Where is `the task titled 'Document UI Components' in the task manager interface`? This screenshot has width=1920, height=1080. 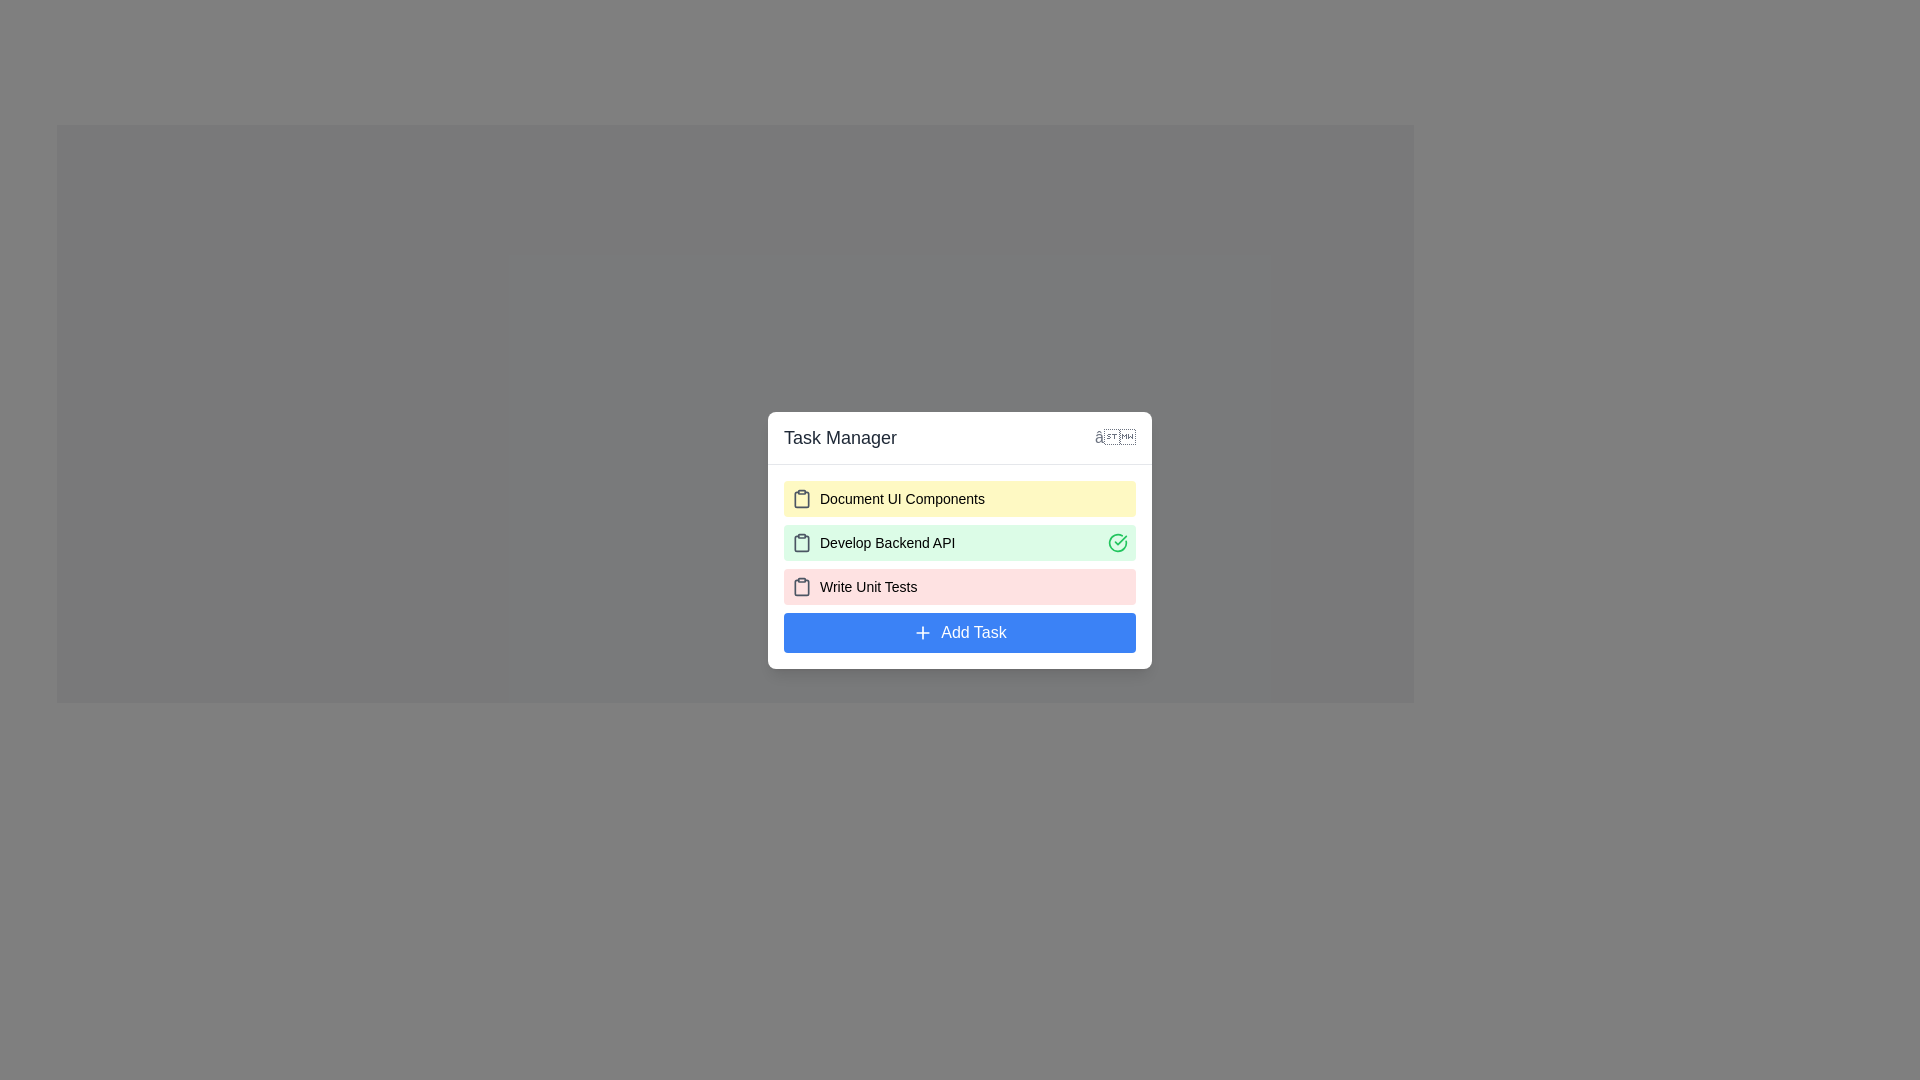
the task titled 'Document UI Components' in the task manager interface is located at coordinates (960, 496).